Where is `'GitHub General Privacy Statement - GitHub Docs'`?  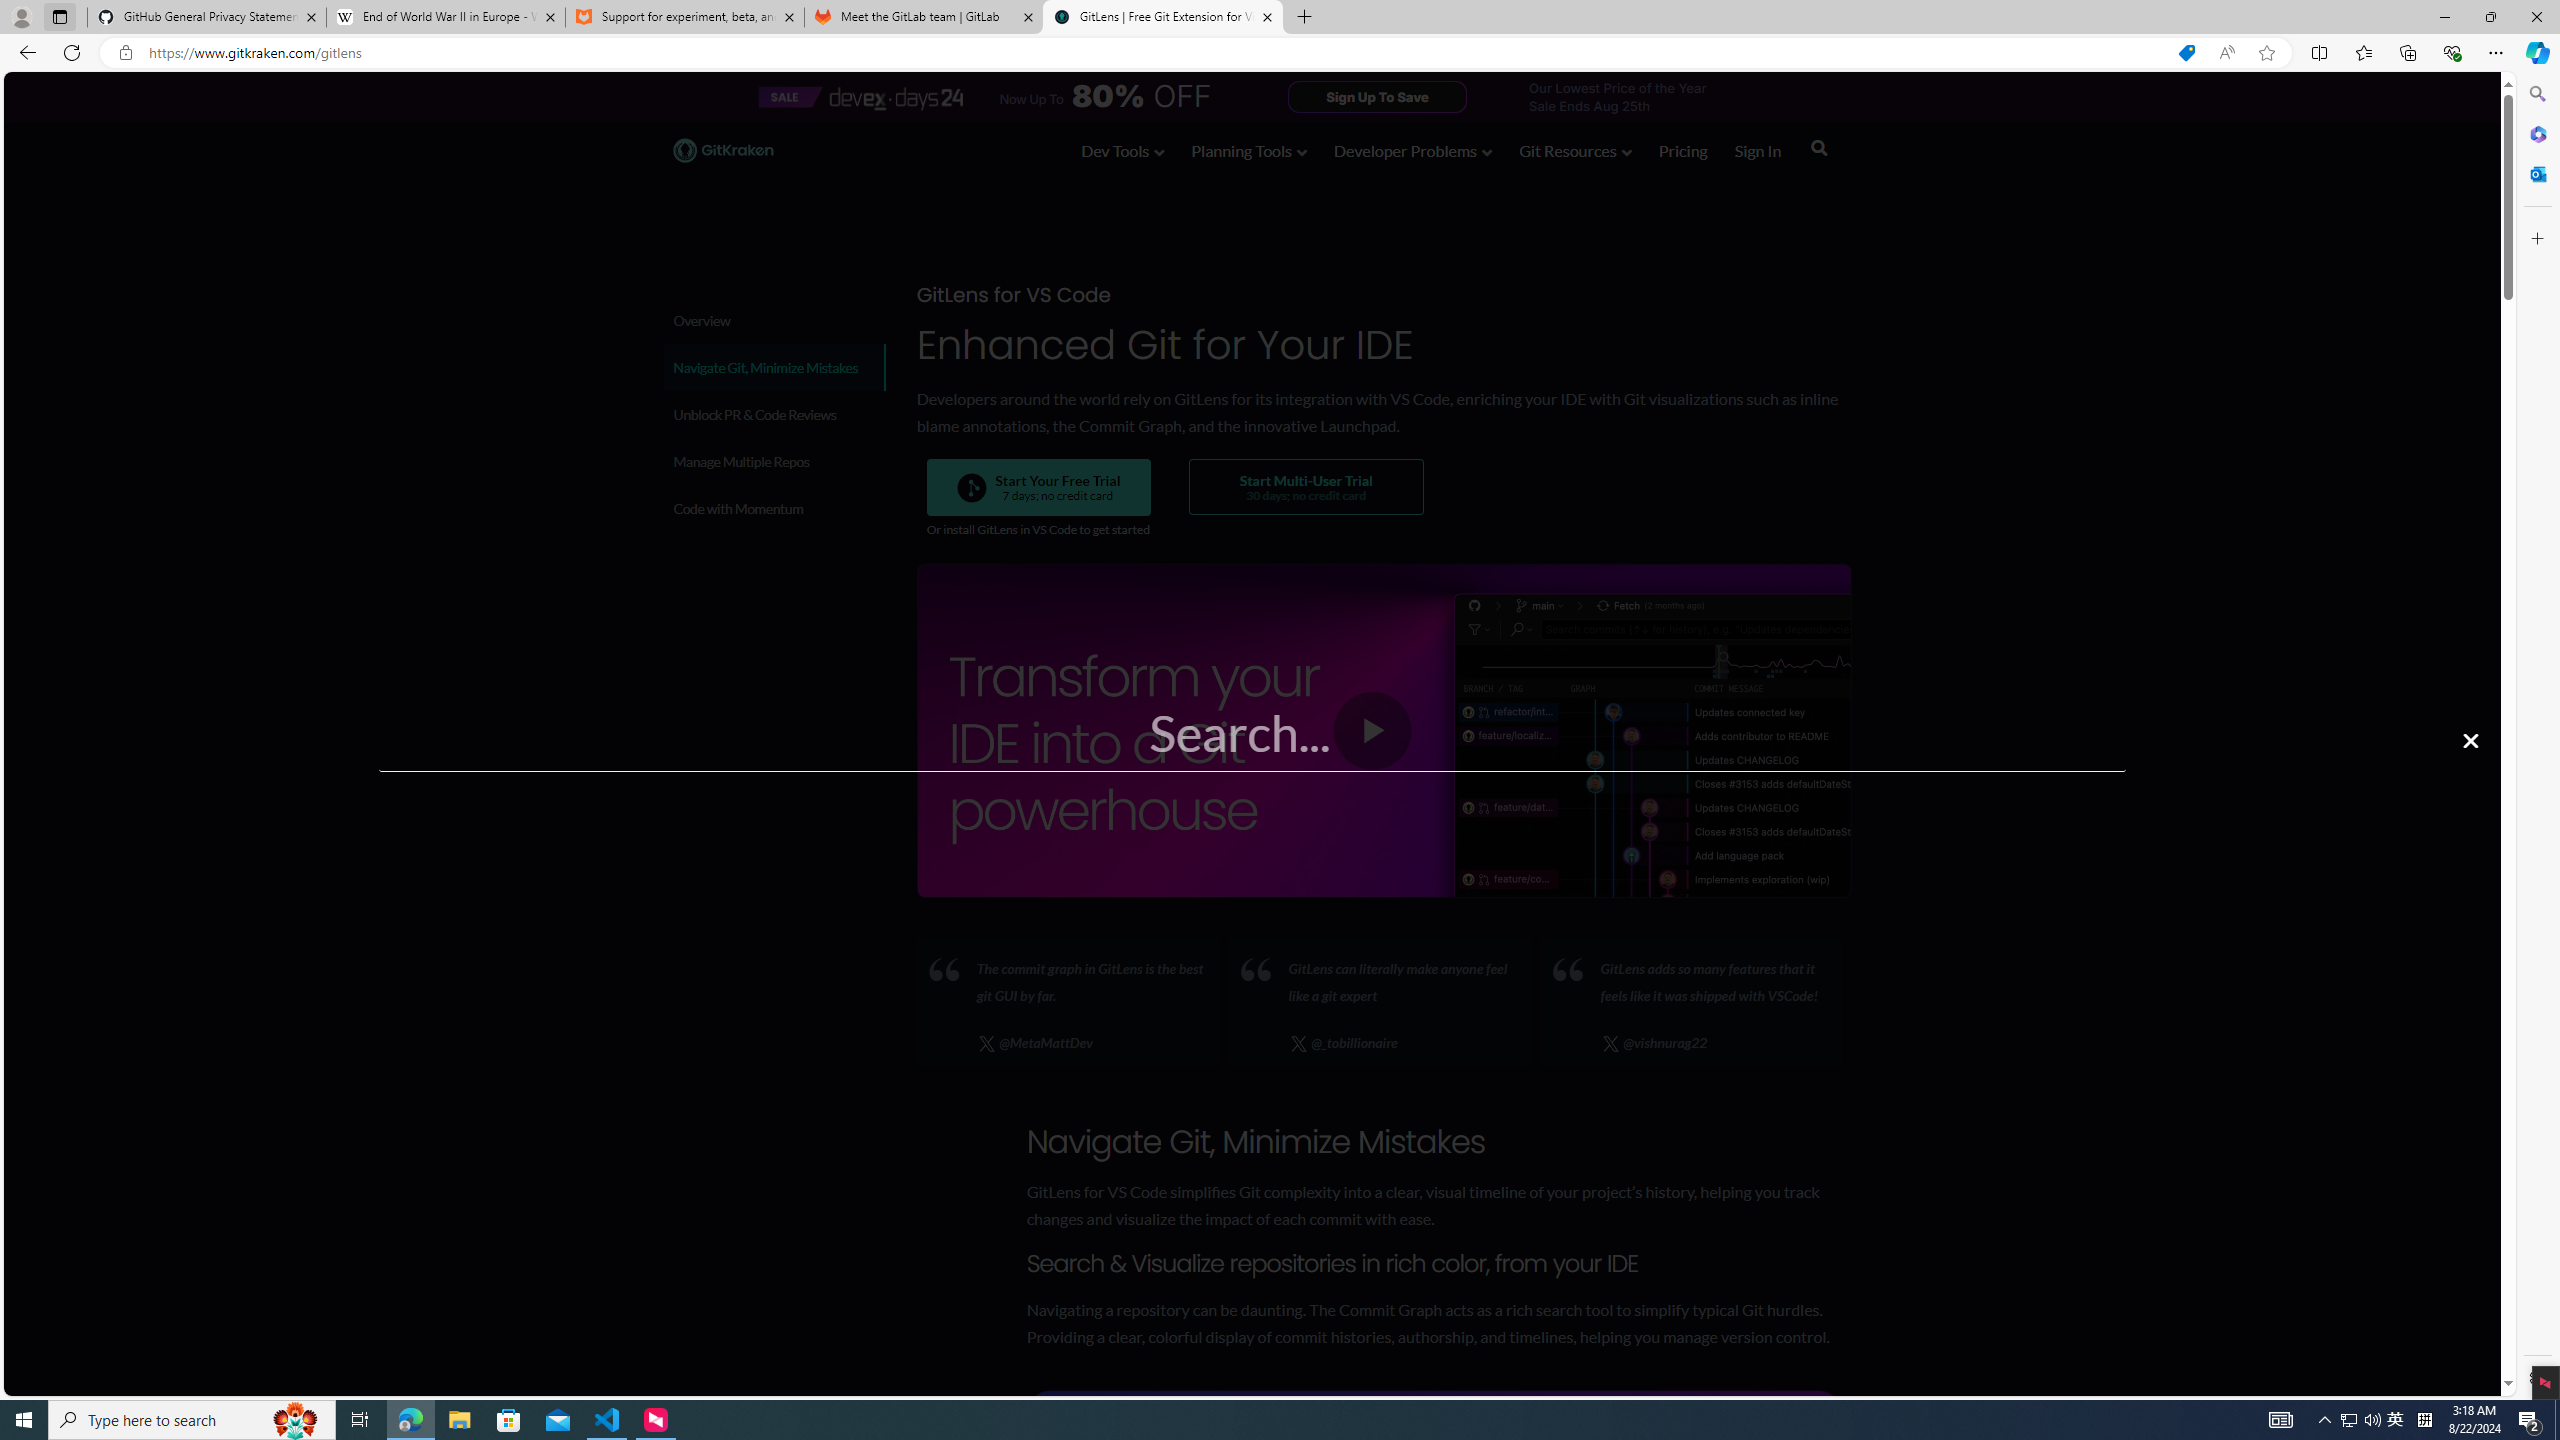
'GitHub General Privacy Statement - GitHub Docs' is located at coordinates (207, 16).